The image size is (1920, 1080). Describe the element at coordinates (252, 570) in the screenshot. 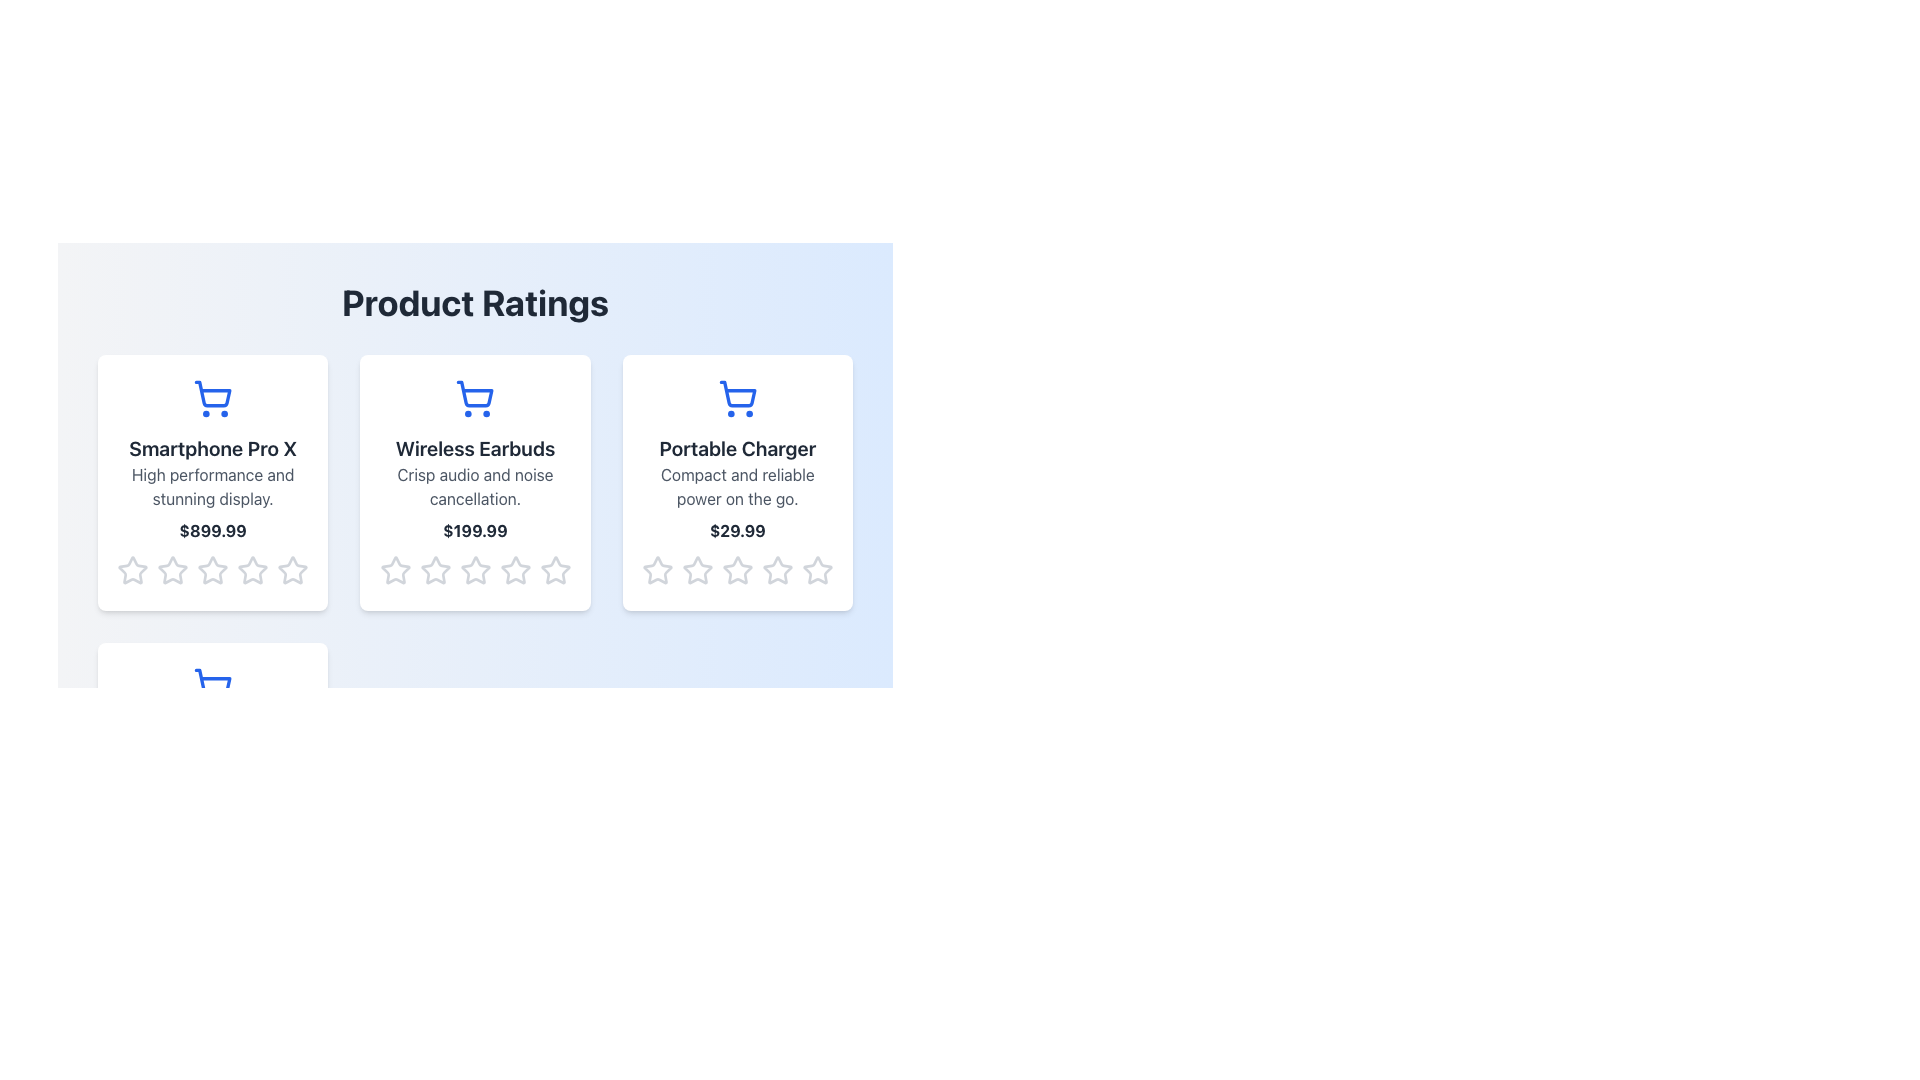

I see `the fourth star in the rating section of the 'Smartphone Pro X' product card to rate it` at that location.